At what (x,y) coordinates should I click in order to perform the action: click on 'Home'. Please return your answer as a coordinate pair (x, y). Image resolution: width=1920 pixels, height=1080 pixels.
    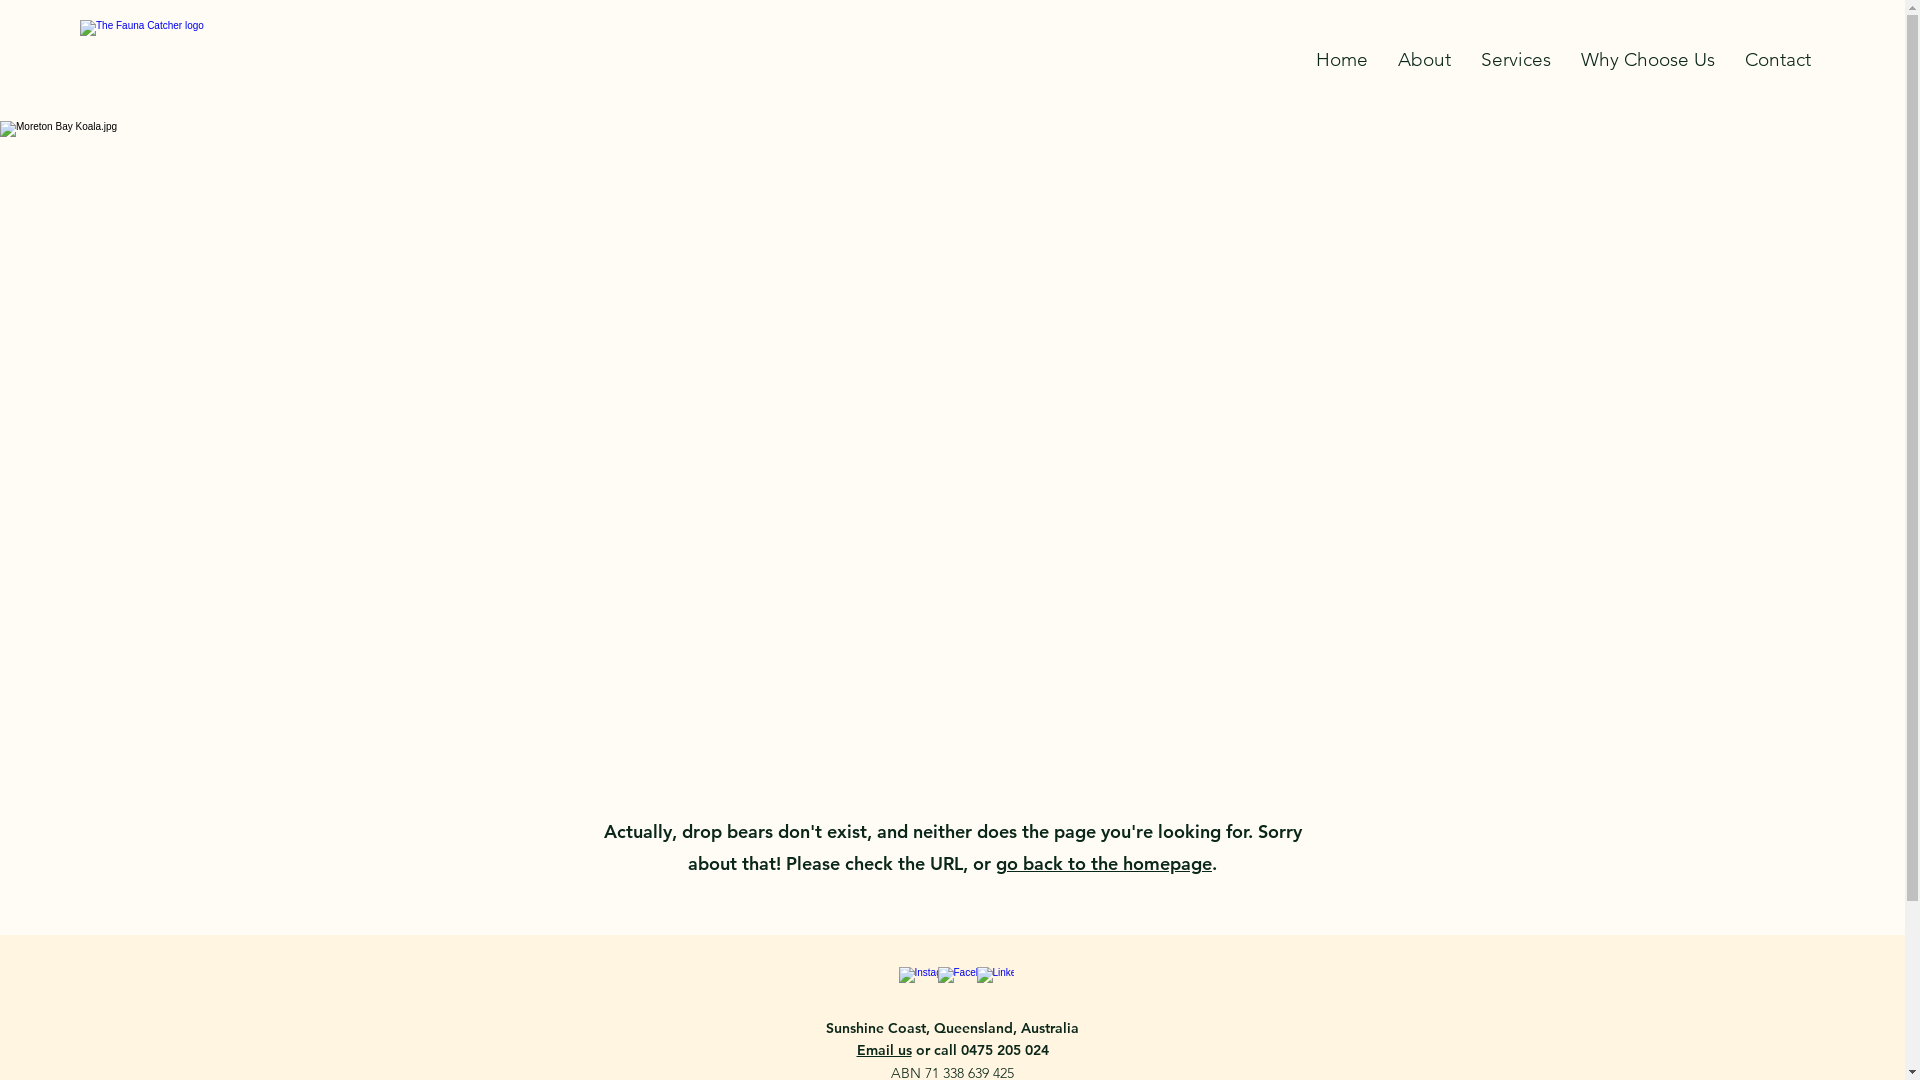
    Looking at the image, I should click on (1300, 59).